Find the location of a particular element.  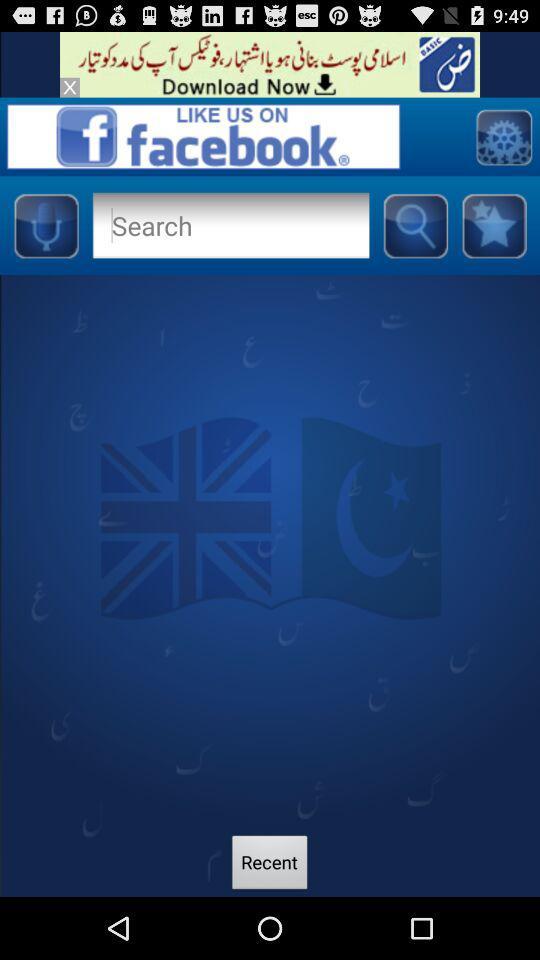

the search icon is located at coordinates (414, 240).